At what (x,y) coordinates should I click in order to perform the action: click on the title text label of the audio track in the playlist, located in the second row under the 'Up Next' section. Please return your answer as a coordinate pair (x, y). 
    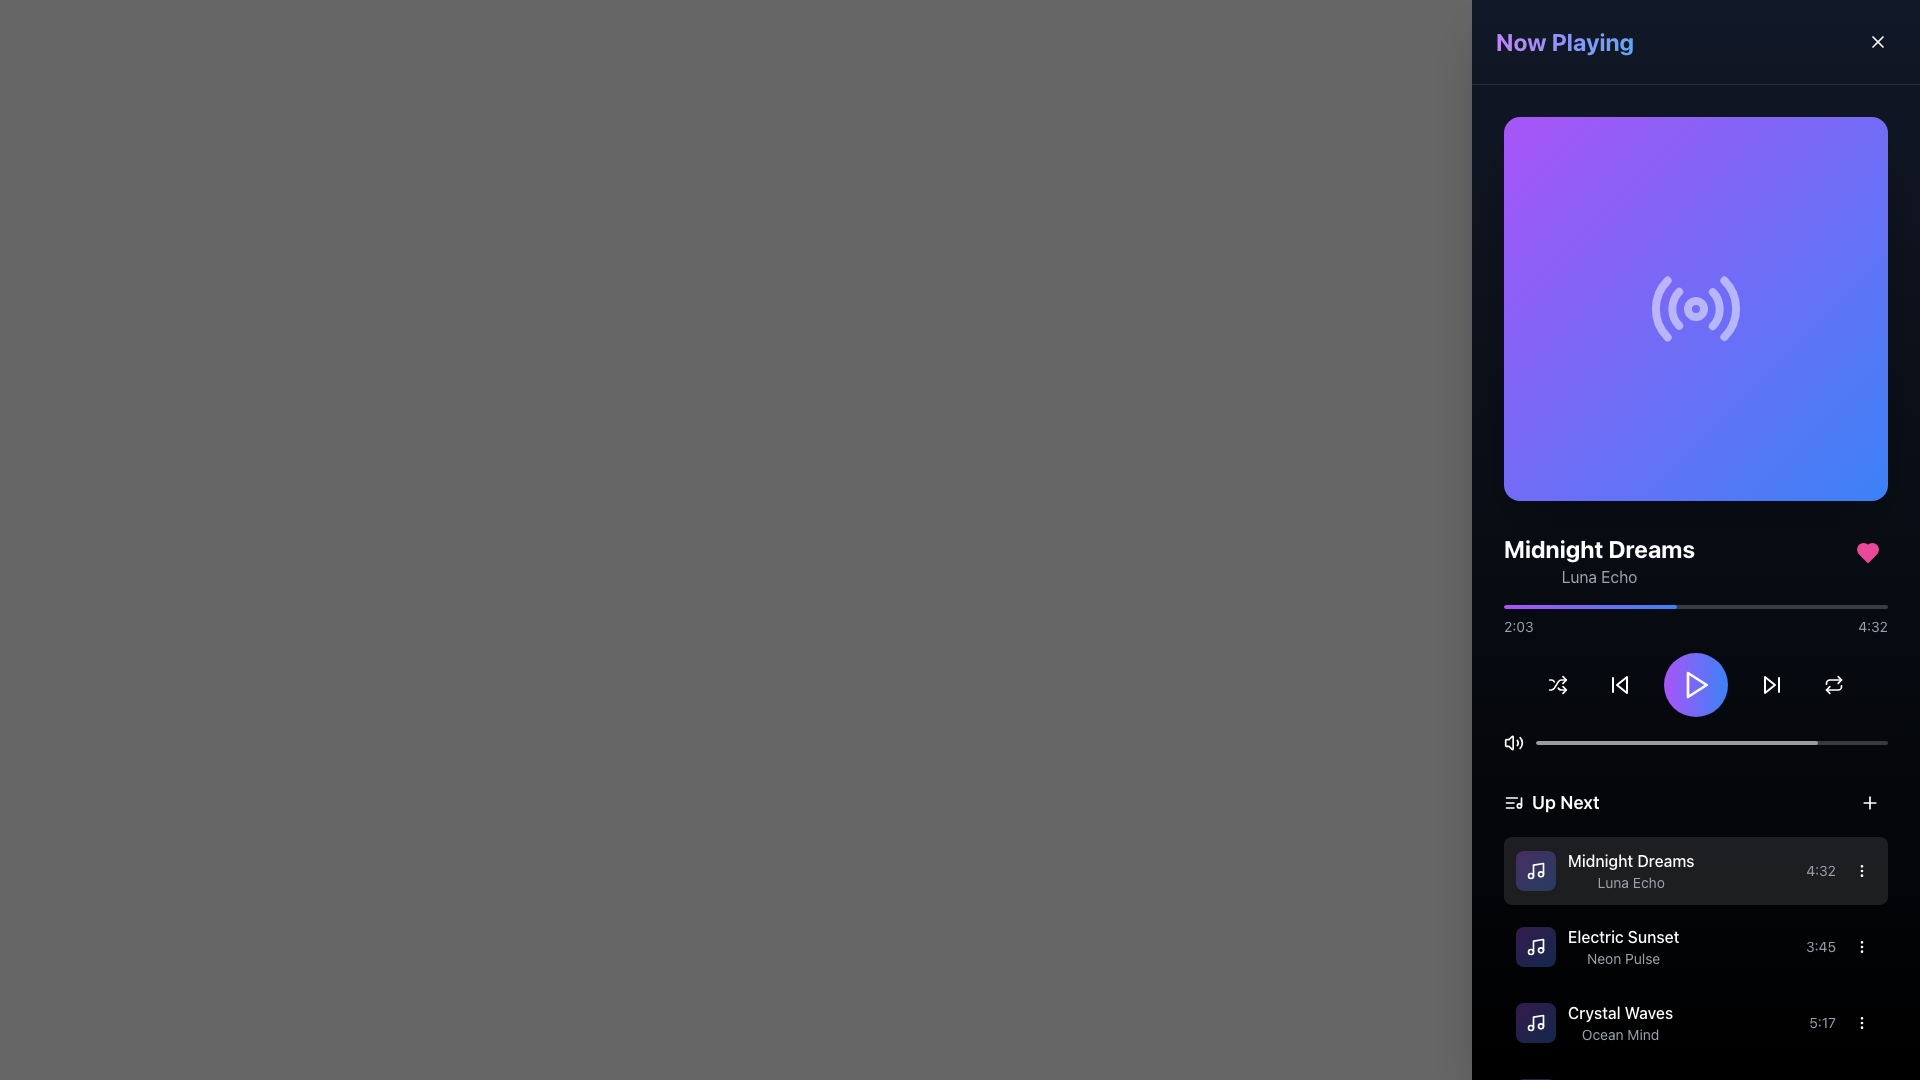
    Looking at the image, I should click on (1623, 937).